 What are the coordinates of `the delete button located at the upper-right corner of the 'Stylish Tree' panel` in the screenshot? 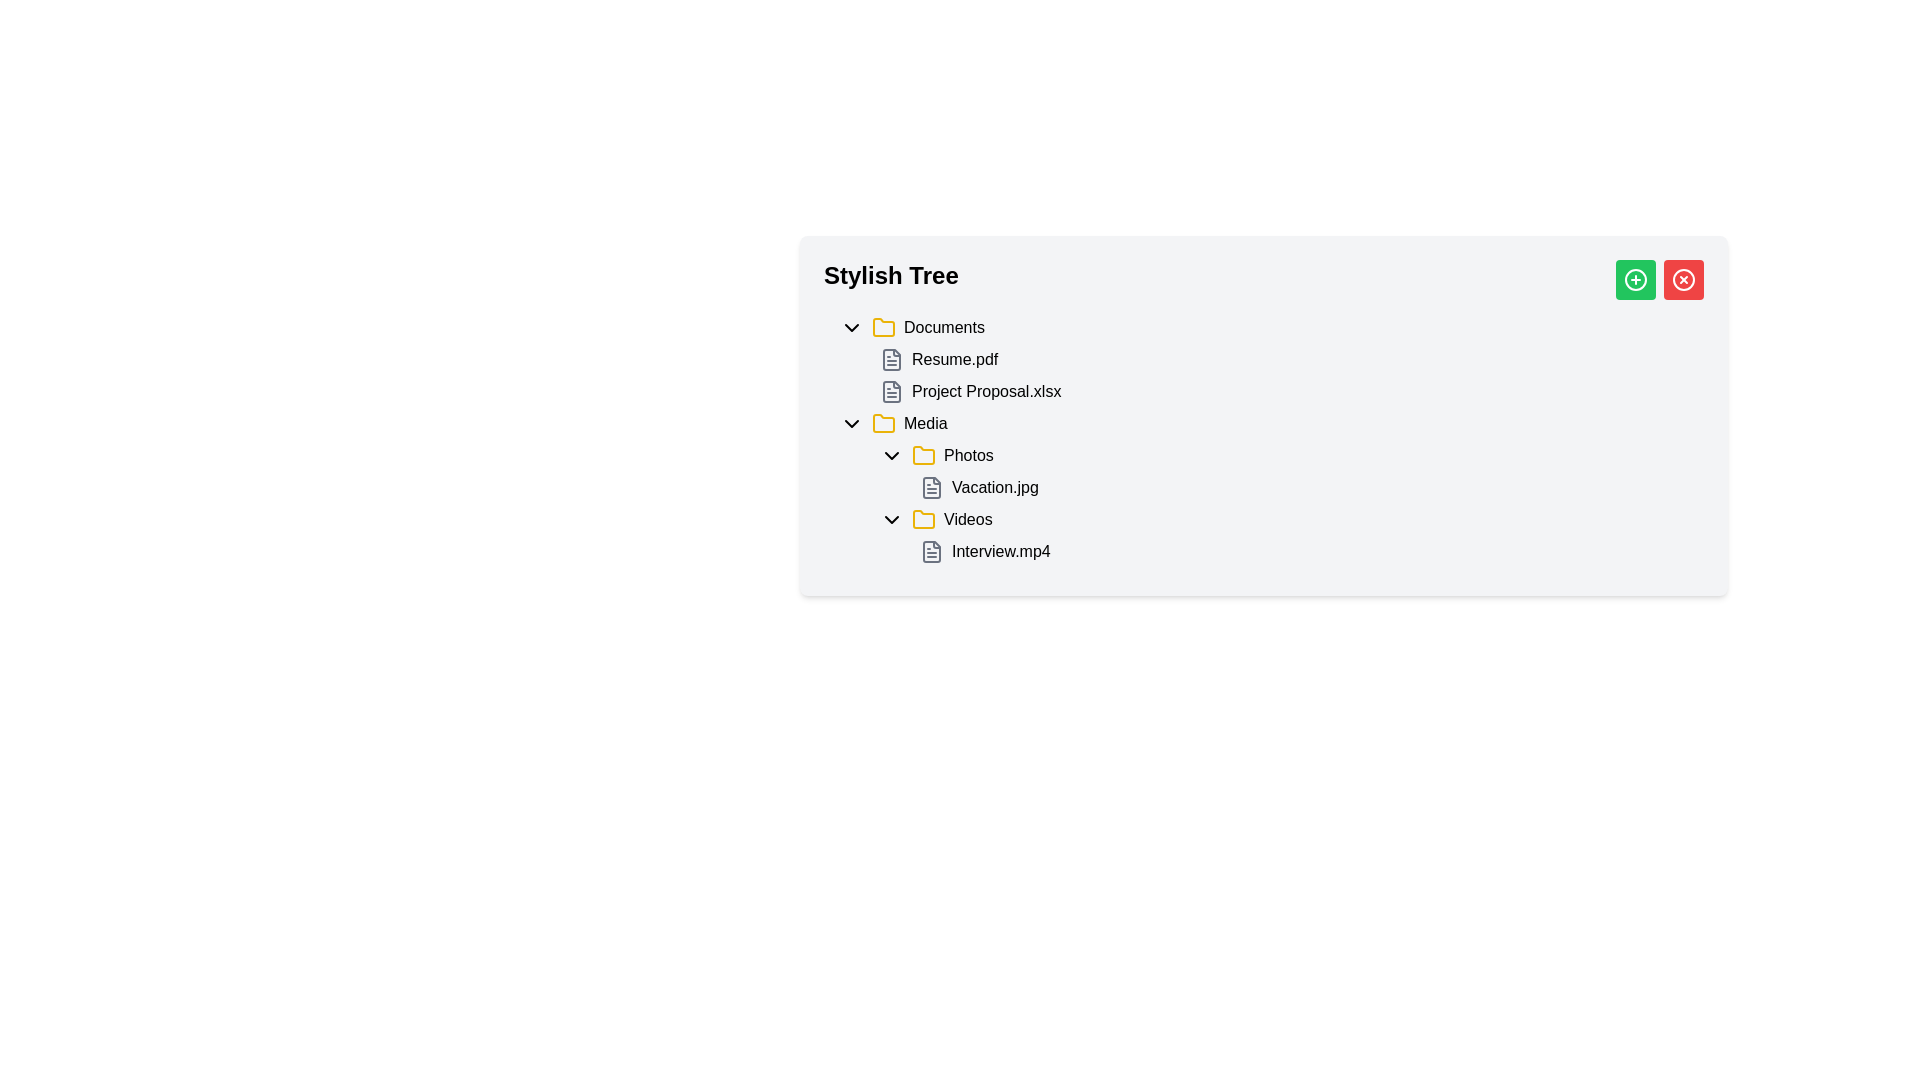 It's located at (1683, 280).